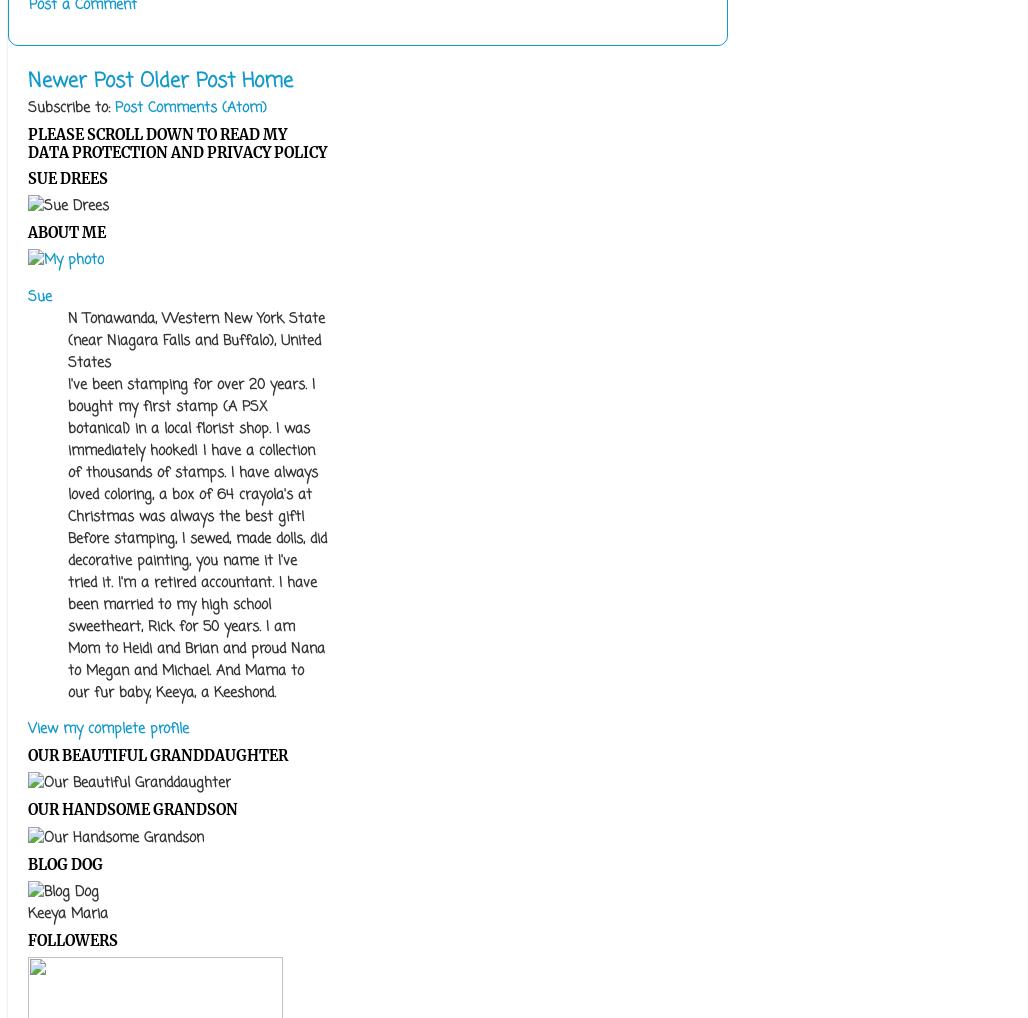 The width and height of the screenshot is (1028, 1018). I want to click on 'Please scroll down to read my Data Protection and Privacy Policy', so click(177, 143).